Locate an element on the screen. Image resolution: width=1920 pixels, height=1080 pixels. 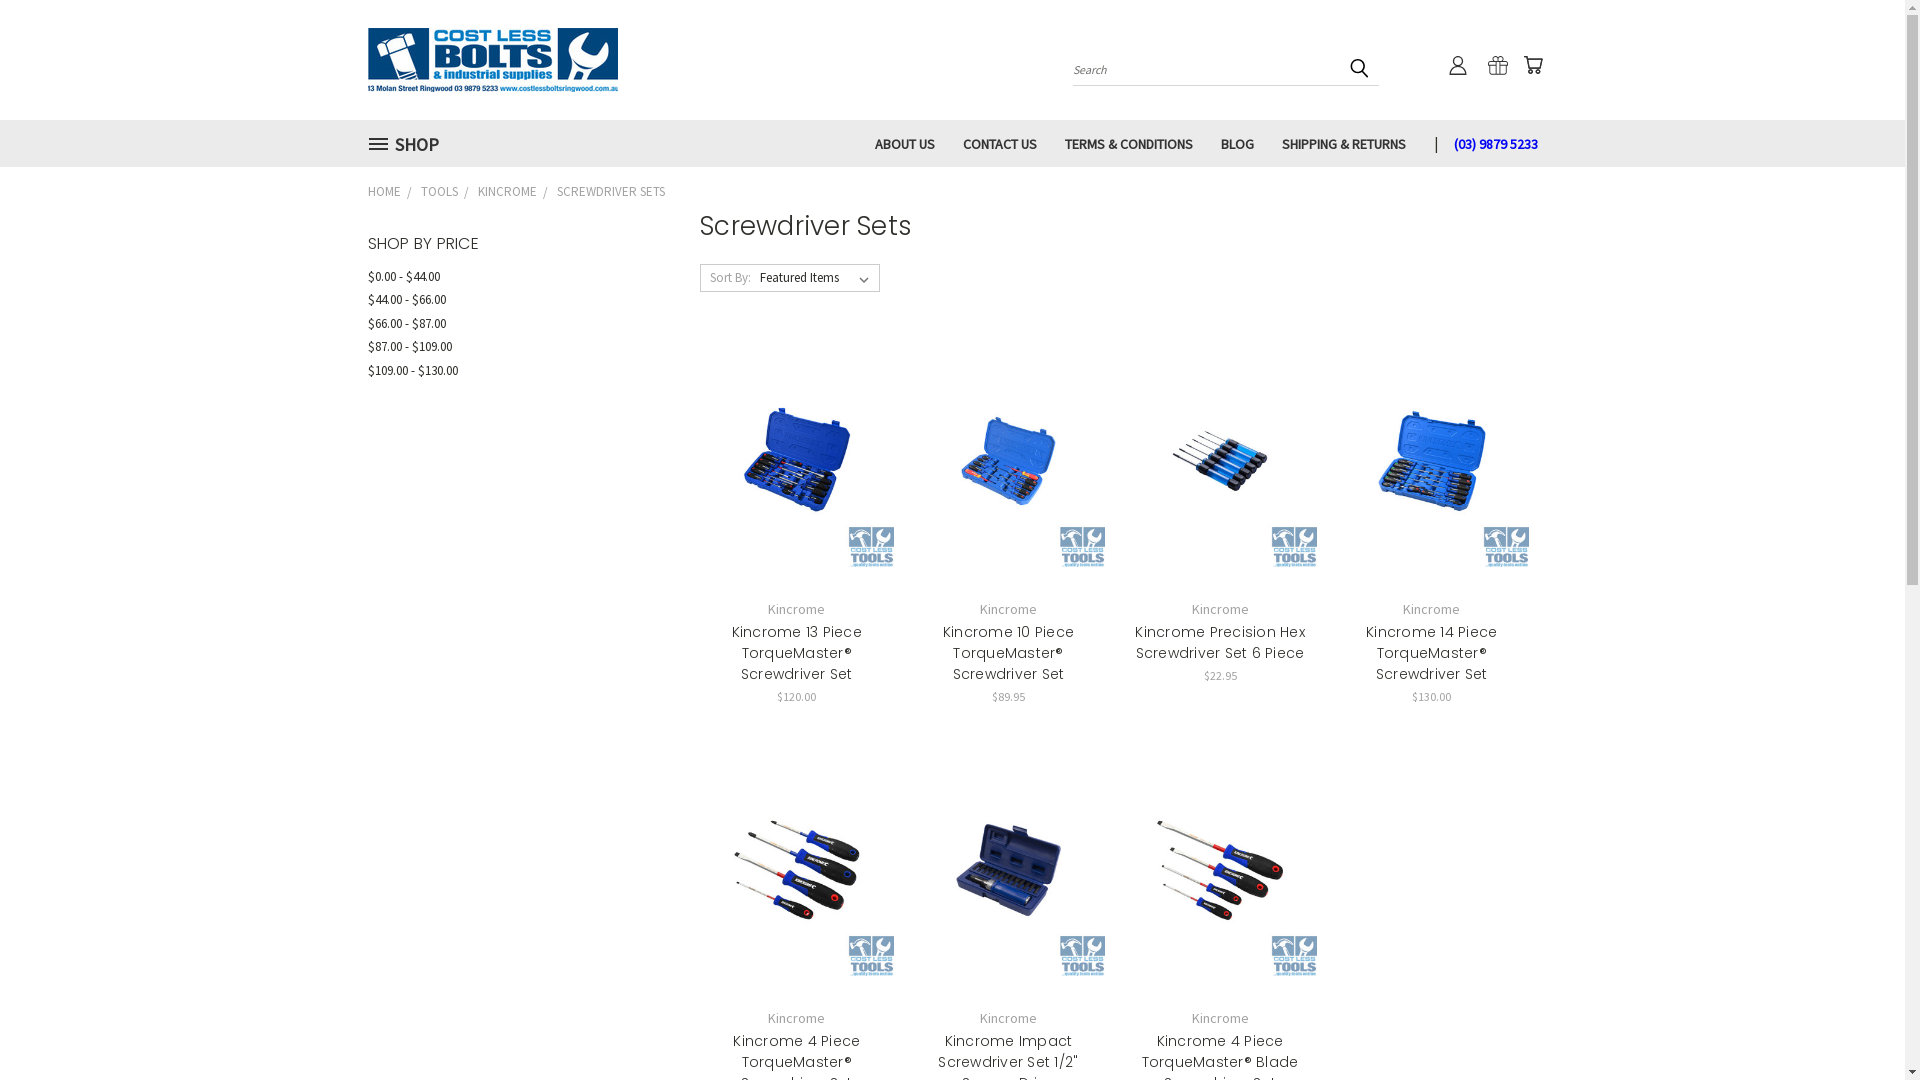
'(03) 9879 5233' is located at coordinates (1488, 141).